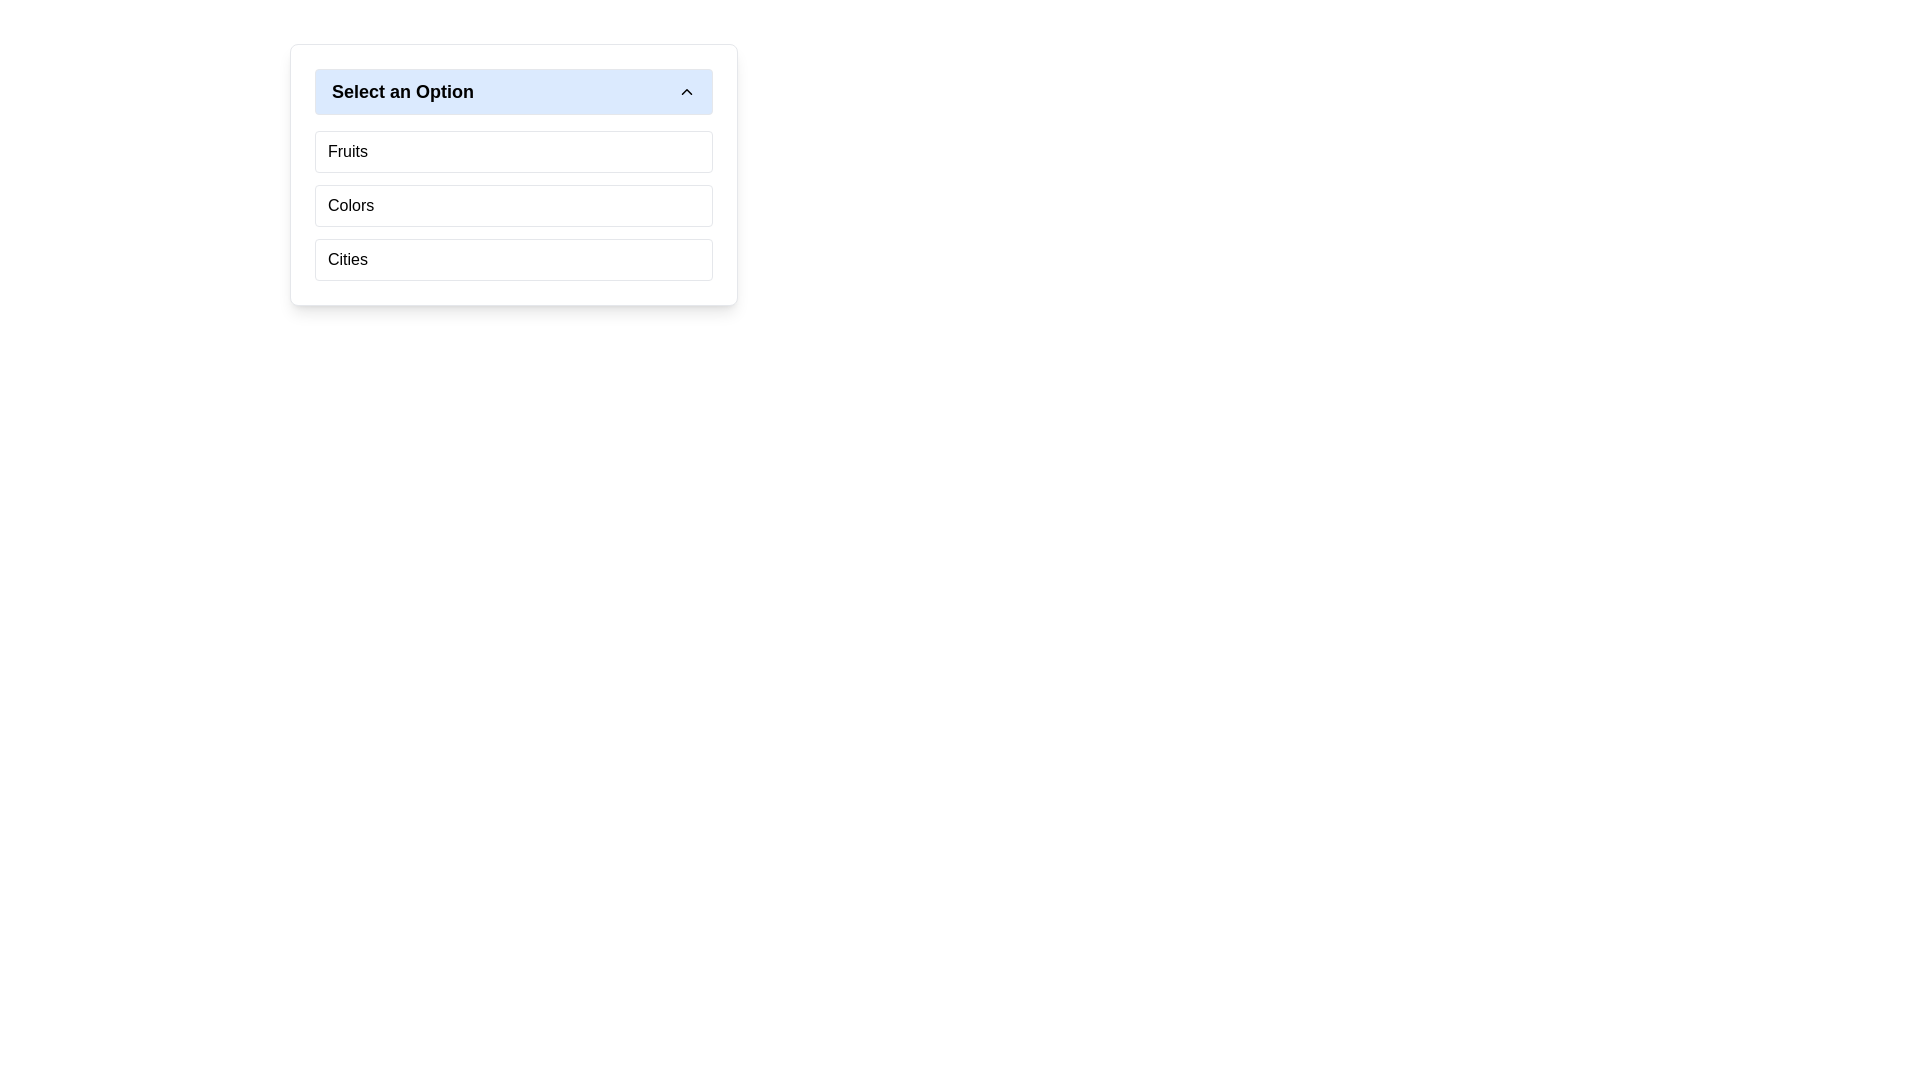 The image size is (1920, 1080). What do you see at coordinates (513, 205) in the screenshot?
I see `the second item in the vertically stacked list, which is positioned below the 'Fruits' option and above the 'Cities' option` at bounding box center [513, 205].